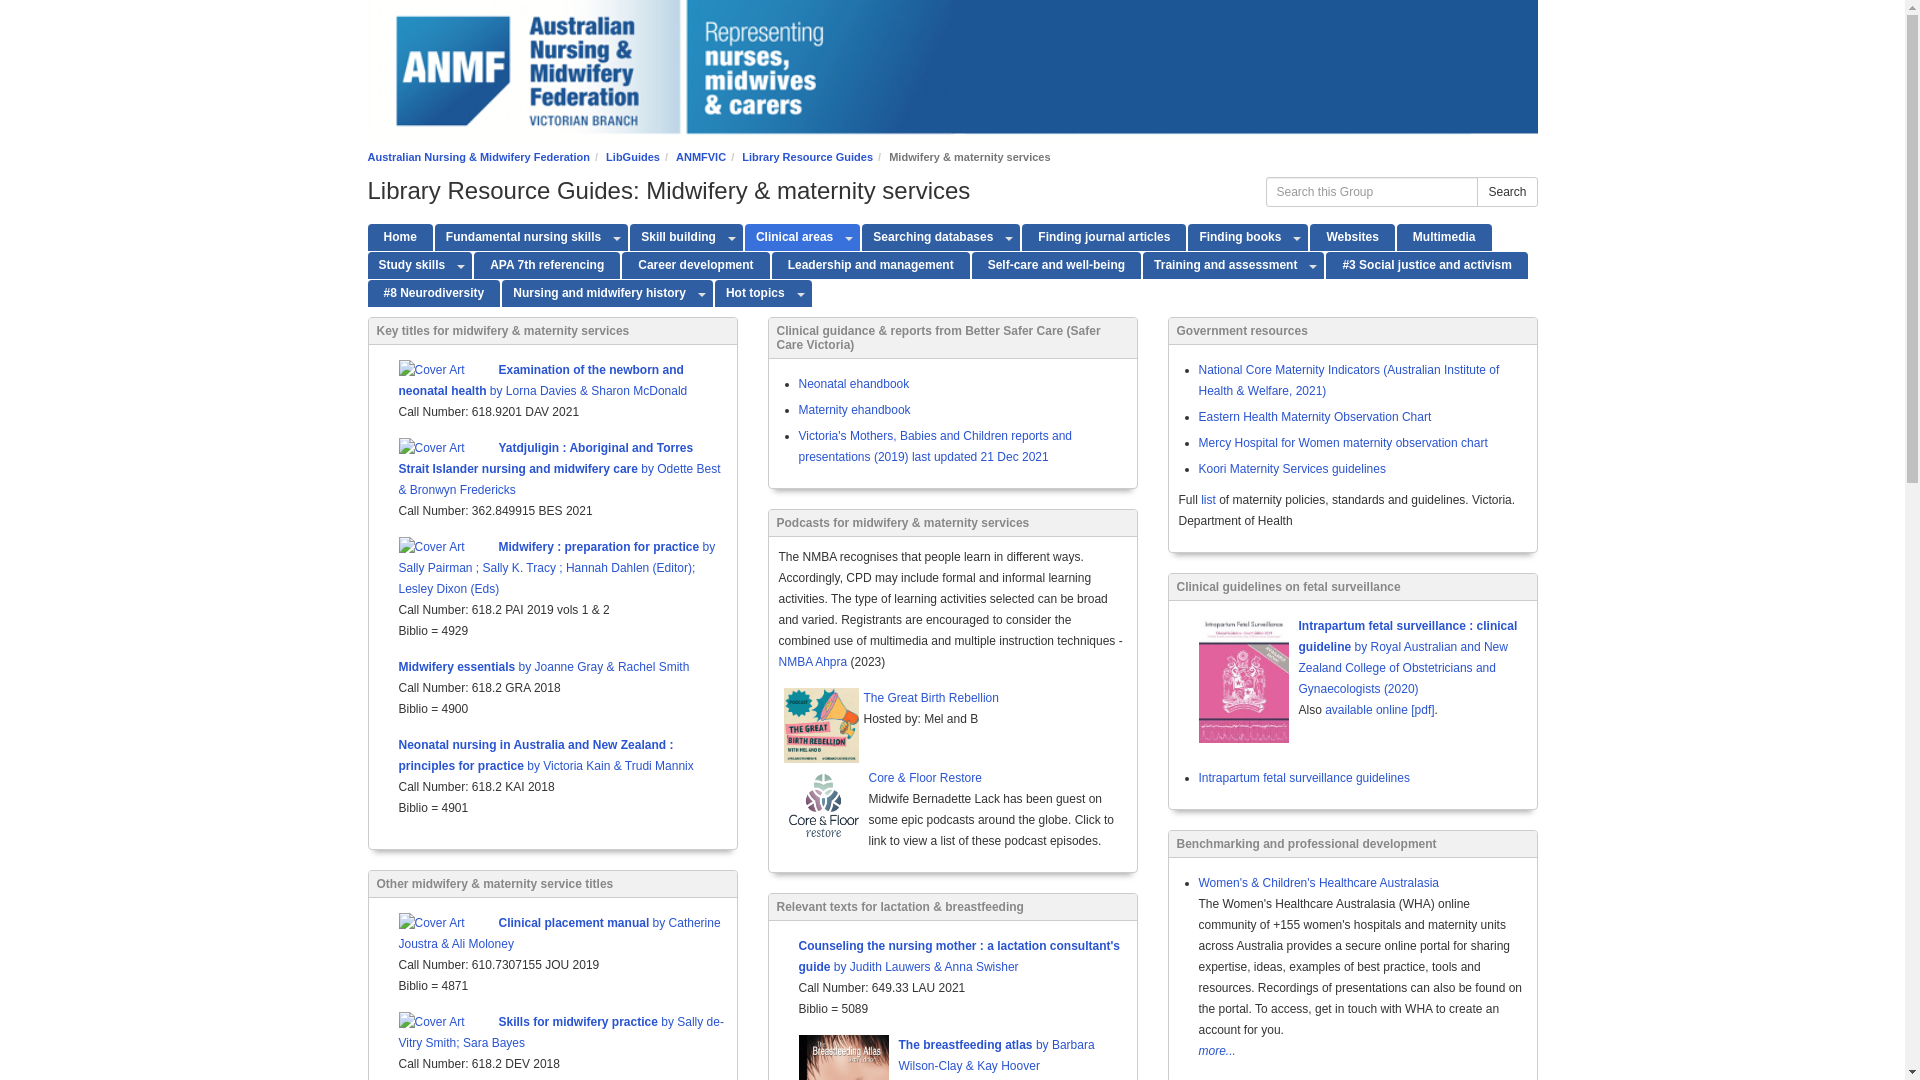  I want to click on 'Intrapartum fetal surveillance guidelines', so click(1303, 777).